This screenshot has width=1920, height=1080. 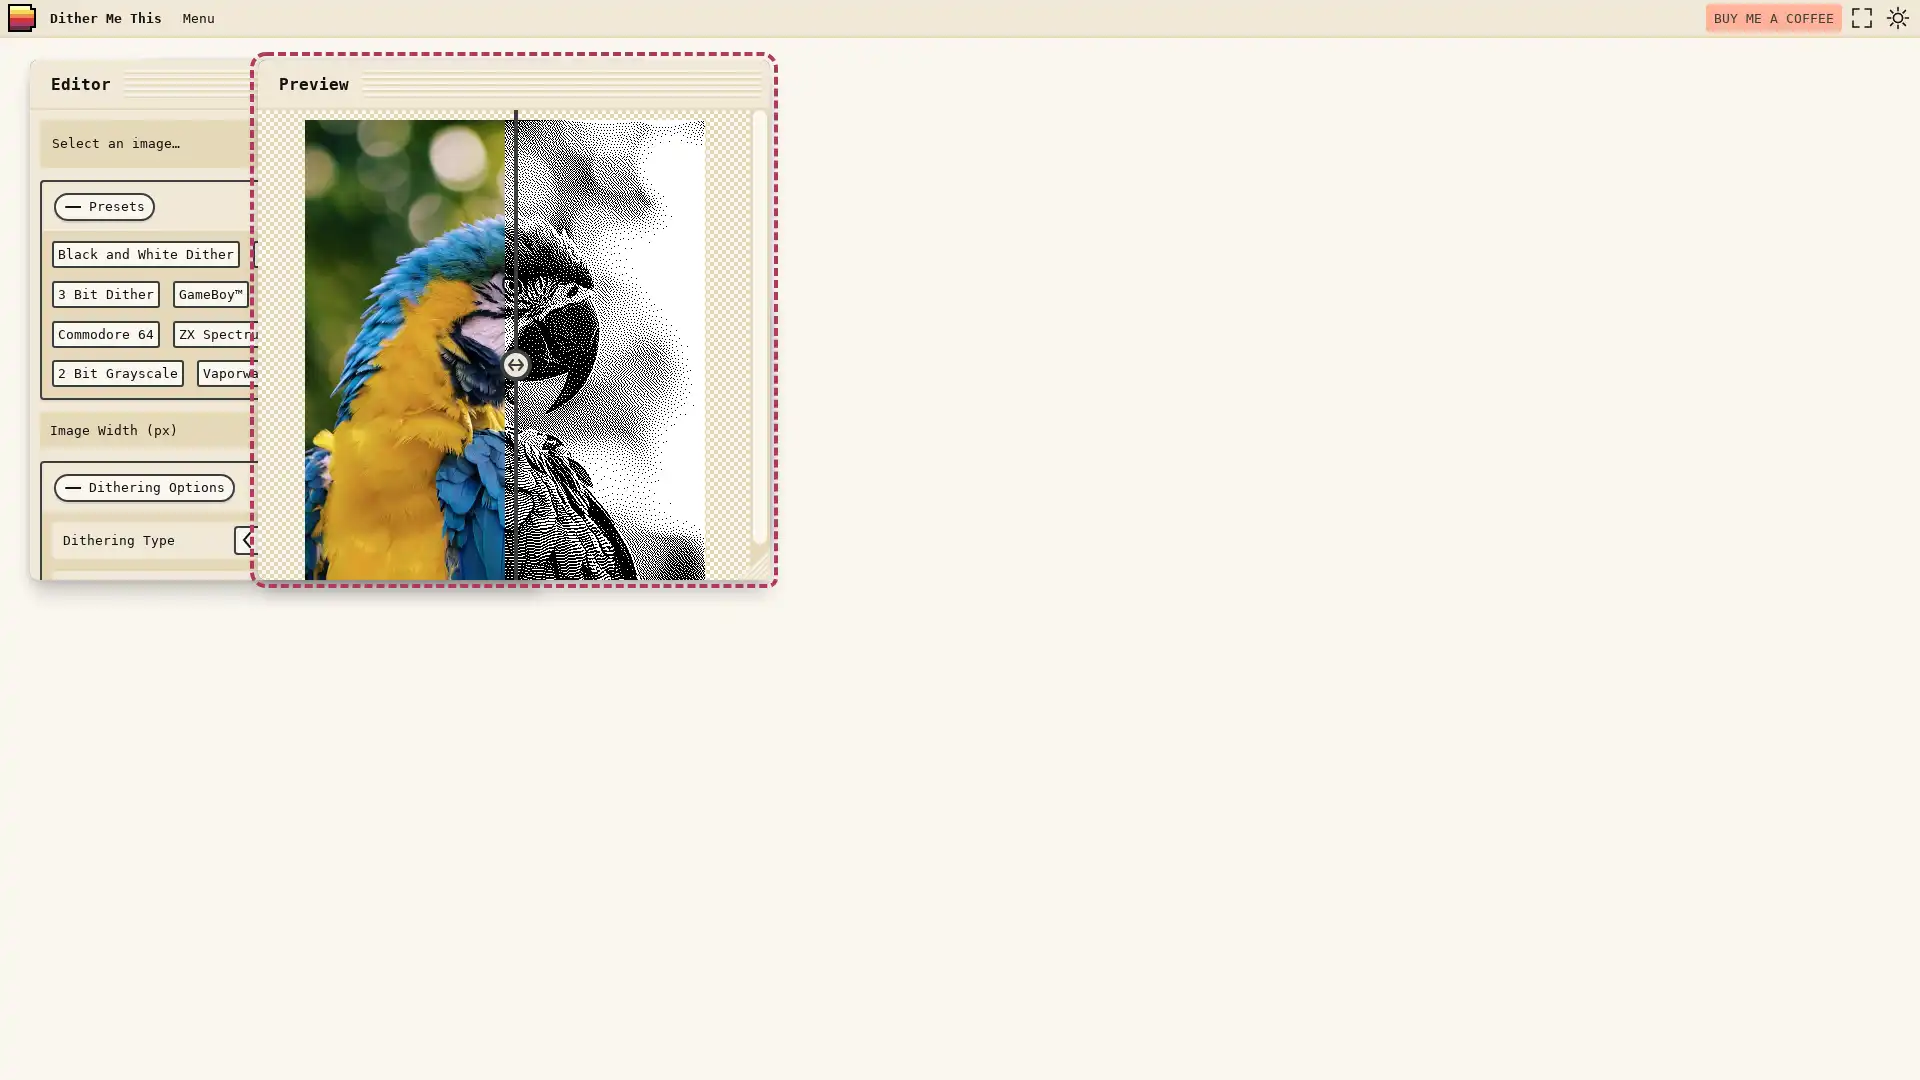 I want to click on select previous option, so click(x=296, y=588).